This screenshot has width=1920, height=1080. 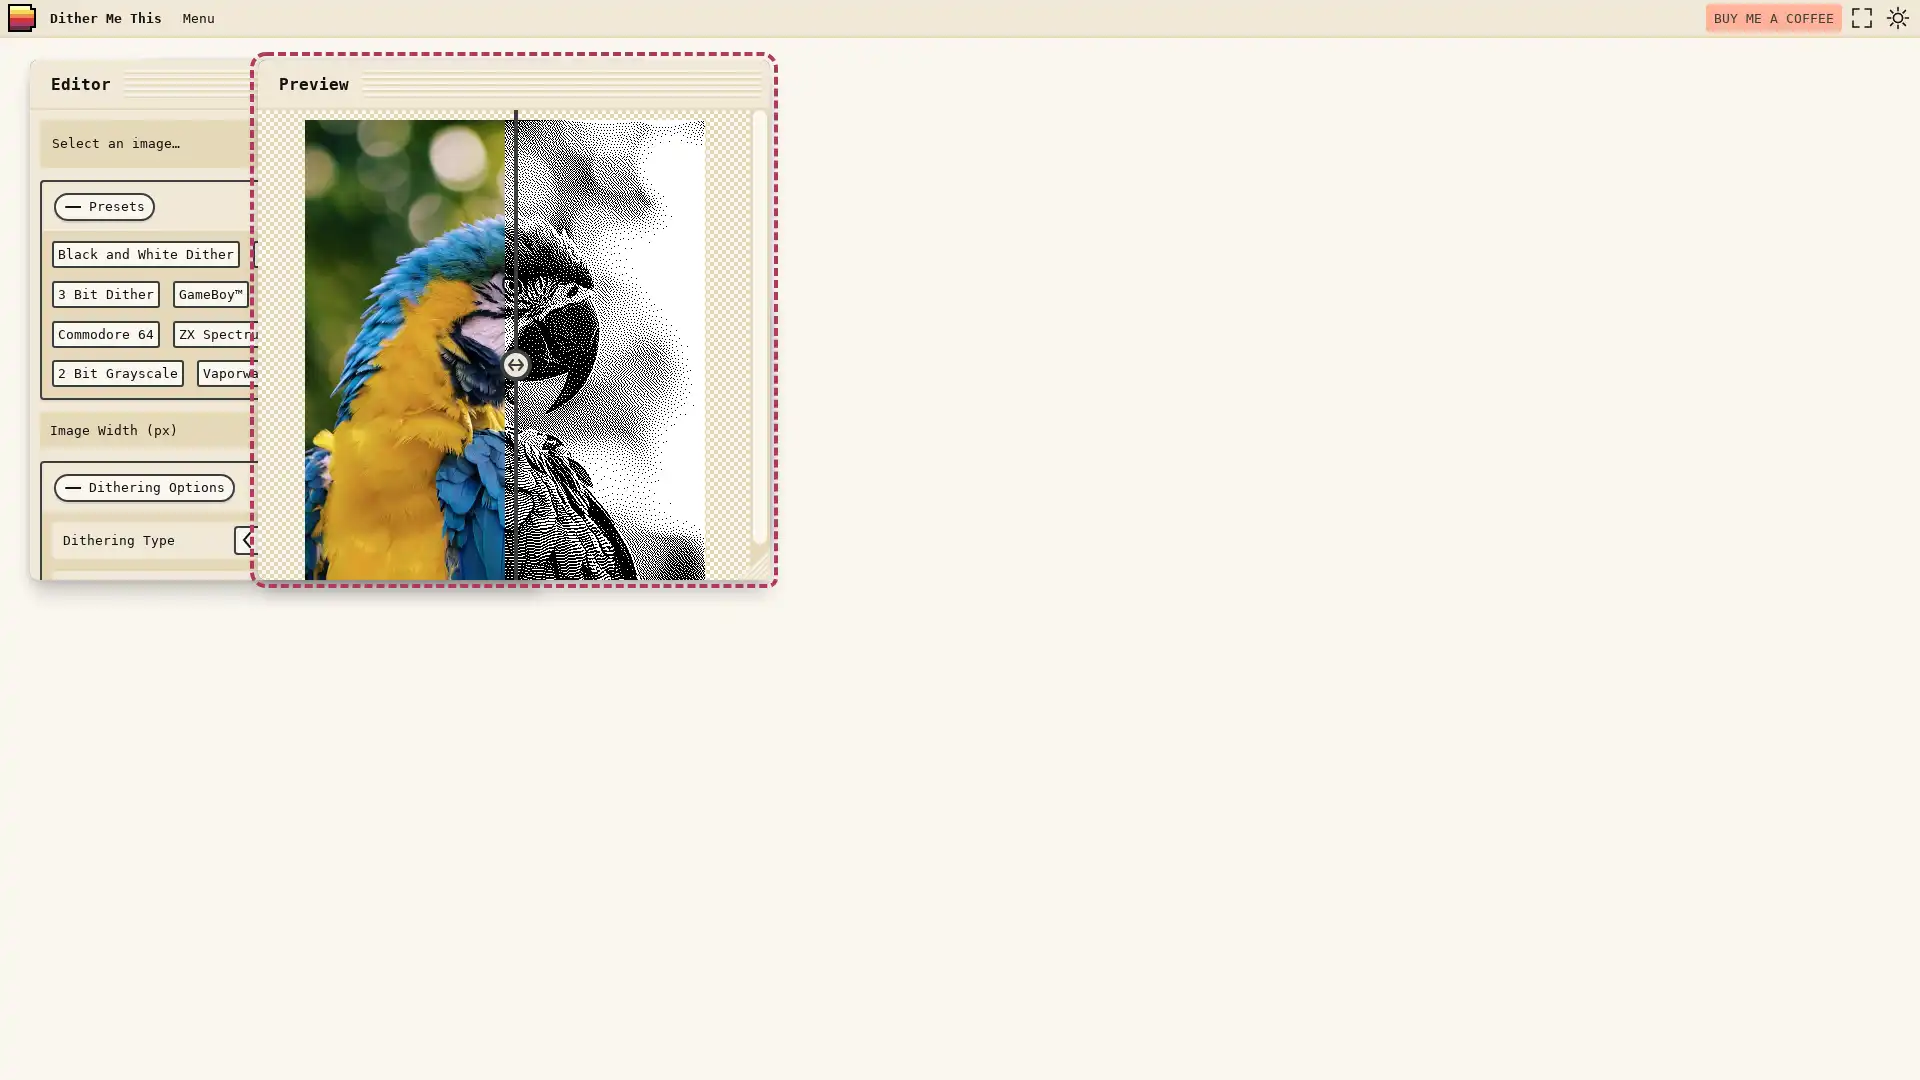 I want to click on select previous option, so click(x=296, y=588).